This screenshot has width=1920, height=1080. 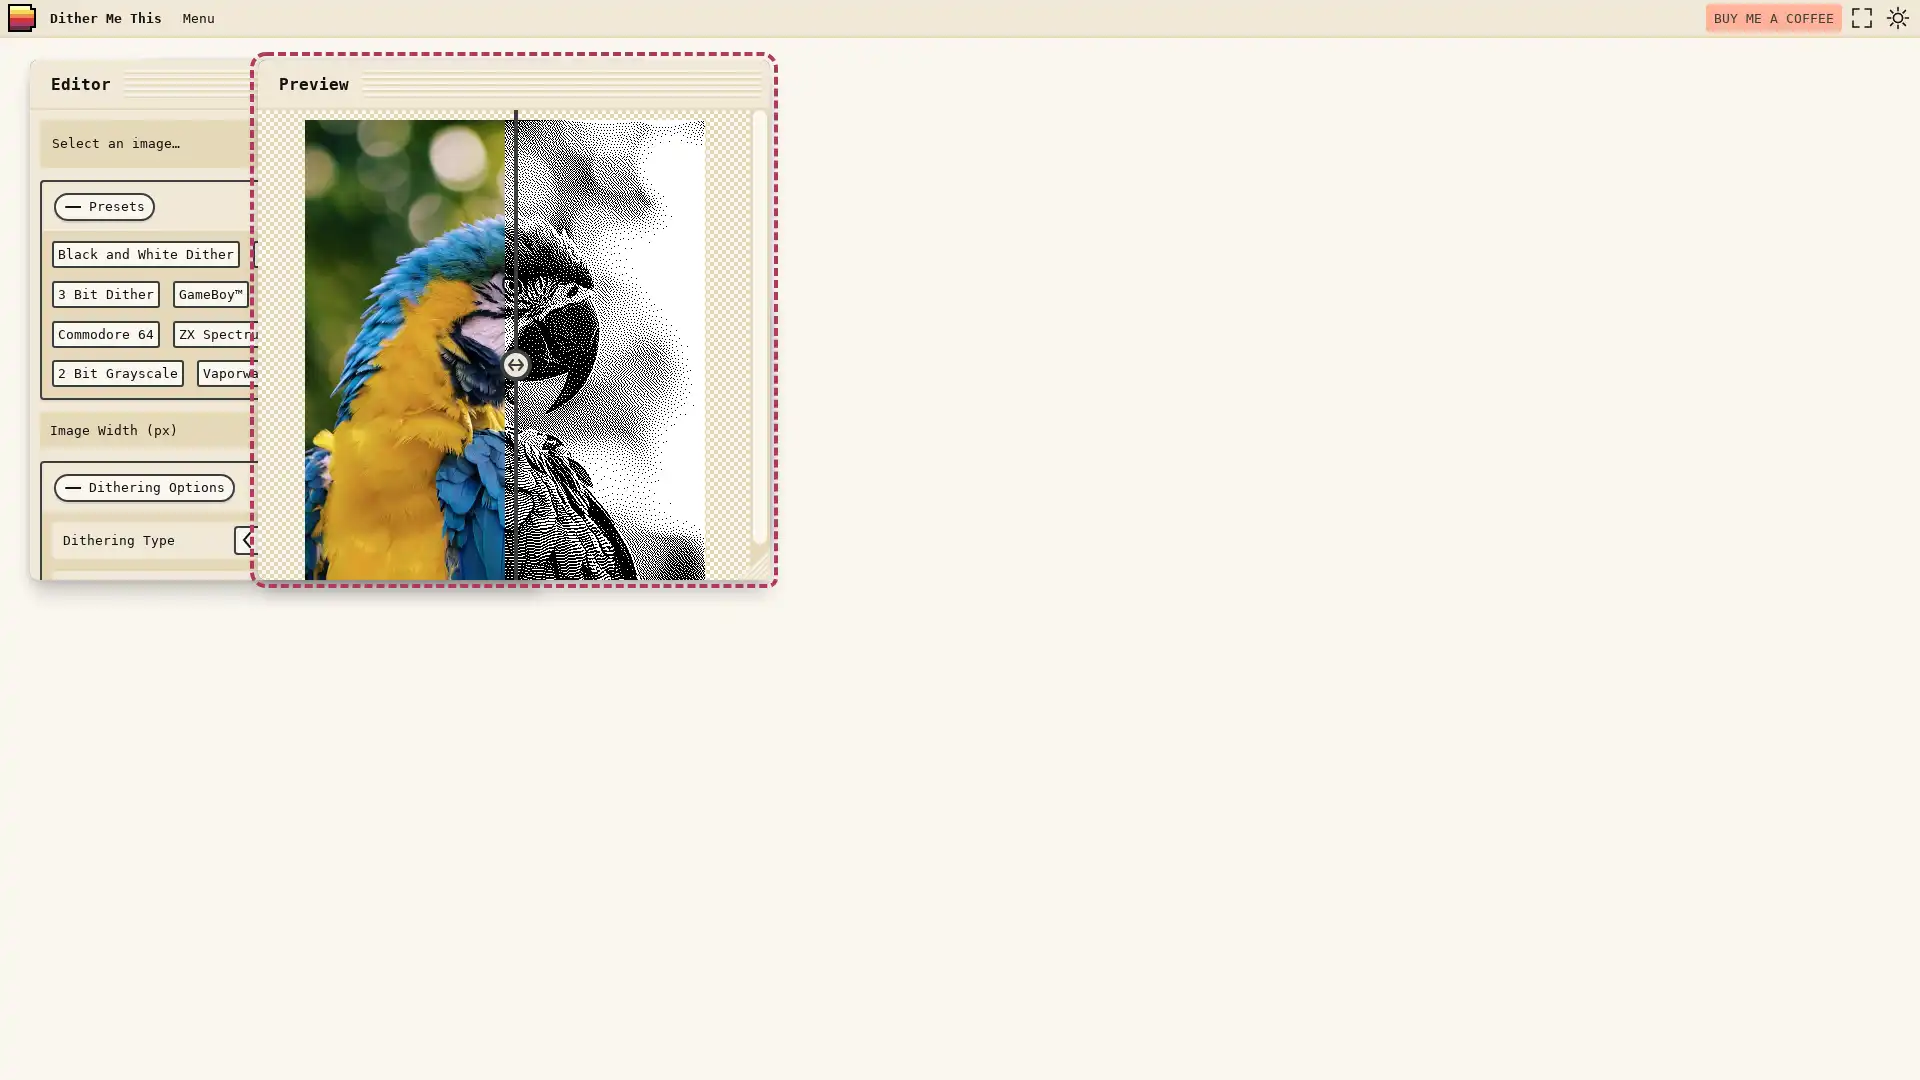 I want to click on select previous option, so click(x=296, y=588).